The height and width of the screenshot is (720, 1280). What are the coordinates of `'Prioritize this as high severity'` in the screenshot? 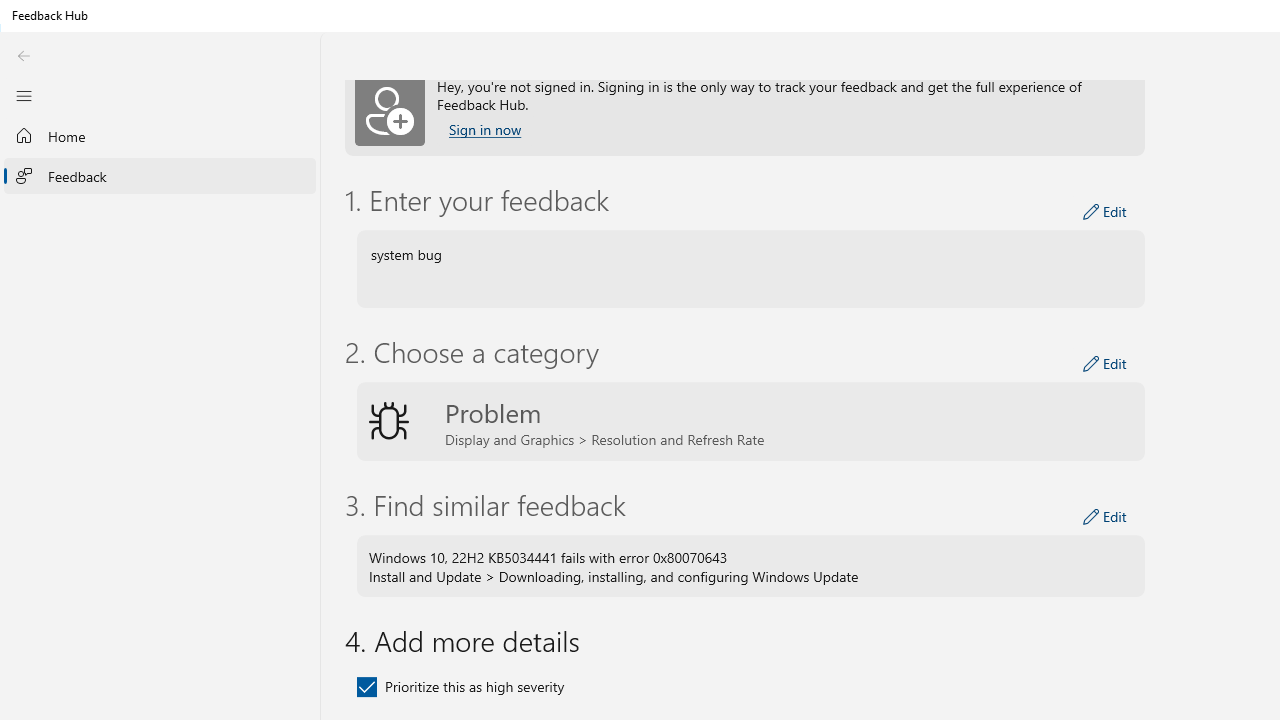 It's located at (459, 685).